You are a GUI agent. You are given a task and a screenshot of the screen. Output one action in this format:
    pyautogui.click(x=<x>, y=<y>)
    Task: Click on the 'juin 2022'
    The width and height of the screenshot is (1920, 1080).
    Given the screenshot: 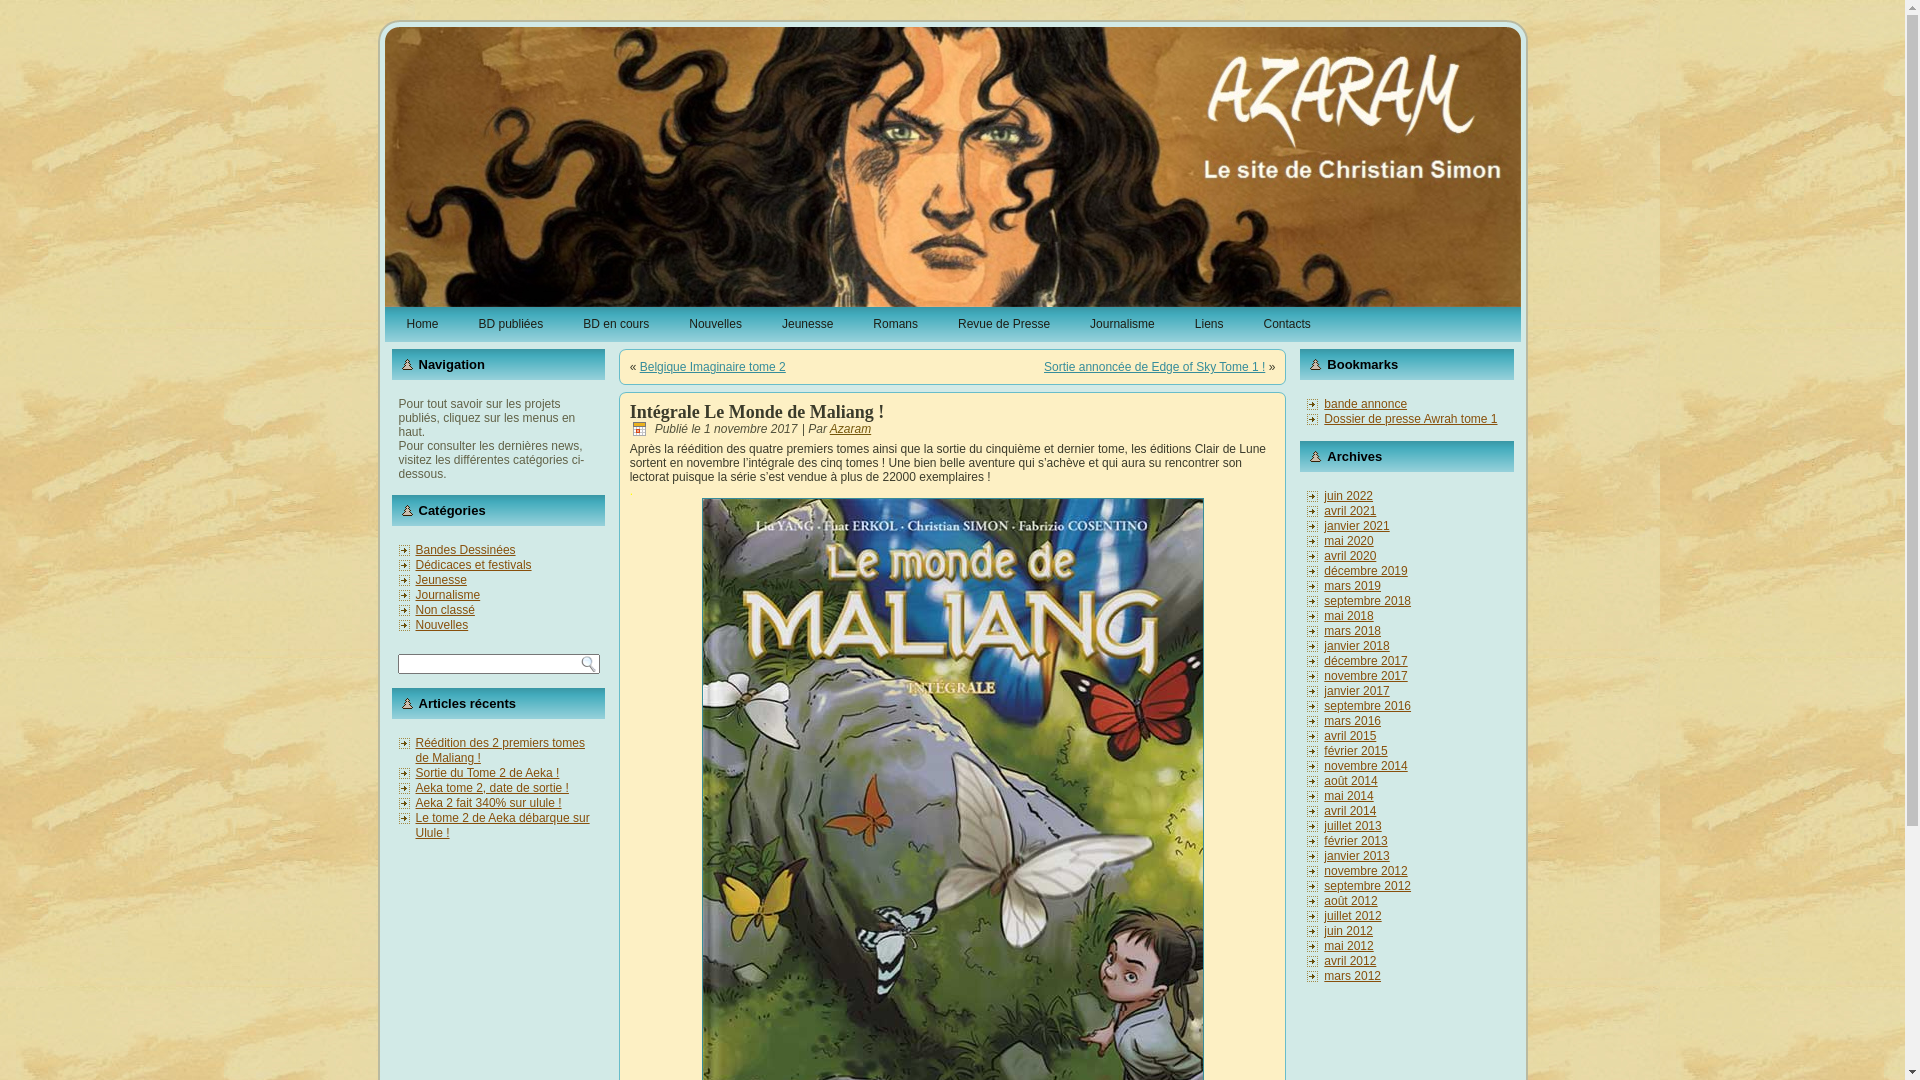 What is the action you would take?
    pyautogui.click(x=1348, y=495)
    